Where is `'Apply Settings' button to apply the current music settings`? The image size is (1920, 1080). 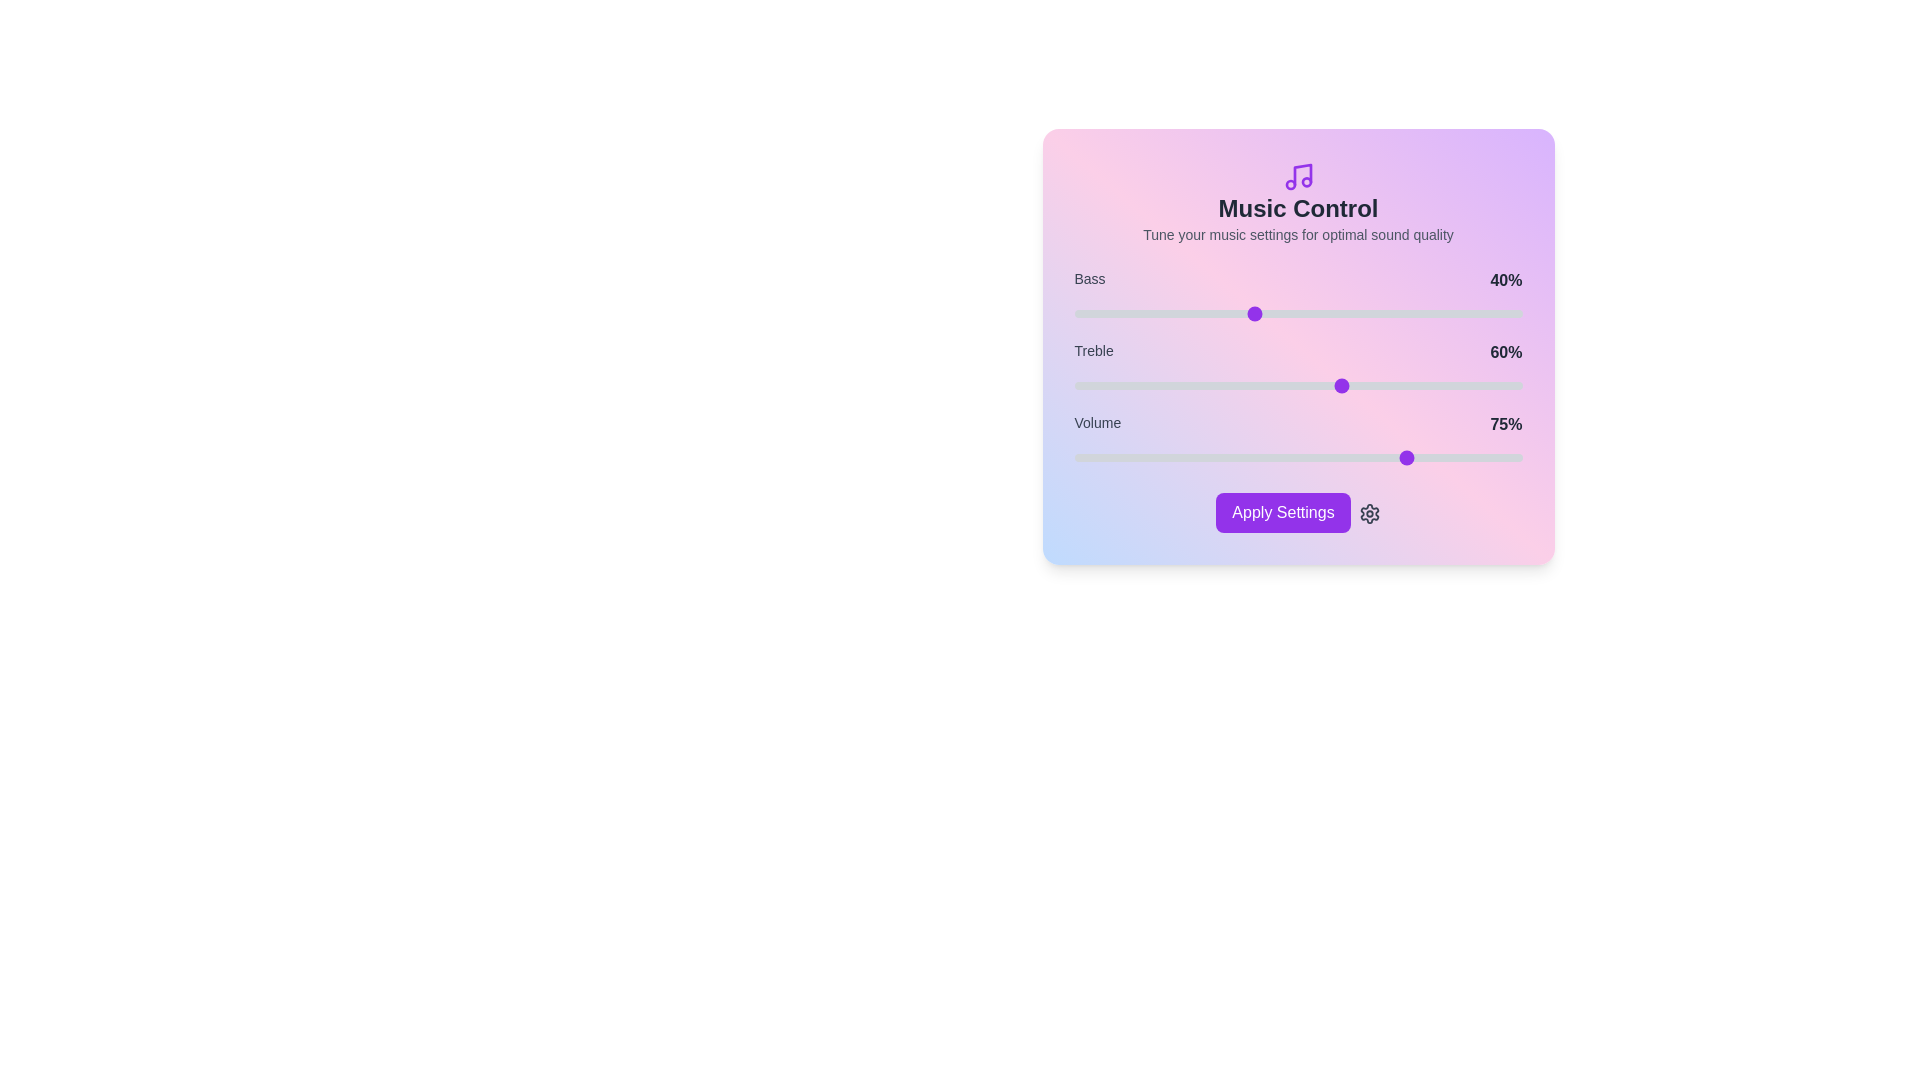 'Apply Settings' button to apply the current music settings is located at coordinates (1283, 512).